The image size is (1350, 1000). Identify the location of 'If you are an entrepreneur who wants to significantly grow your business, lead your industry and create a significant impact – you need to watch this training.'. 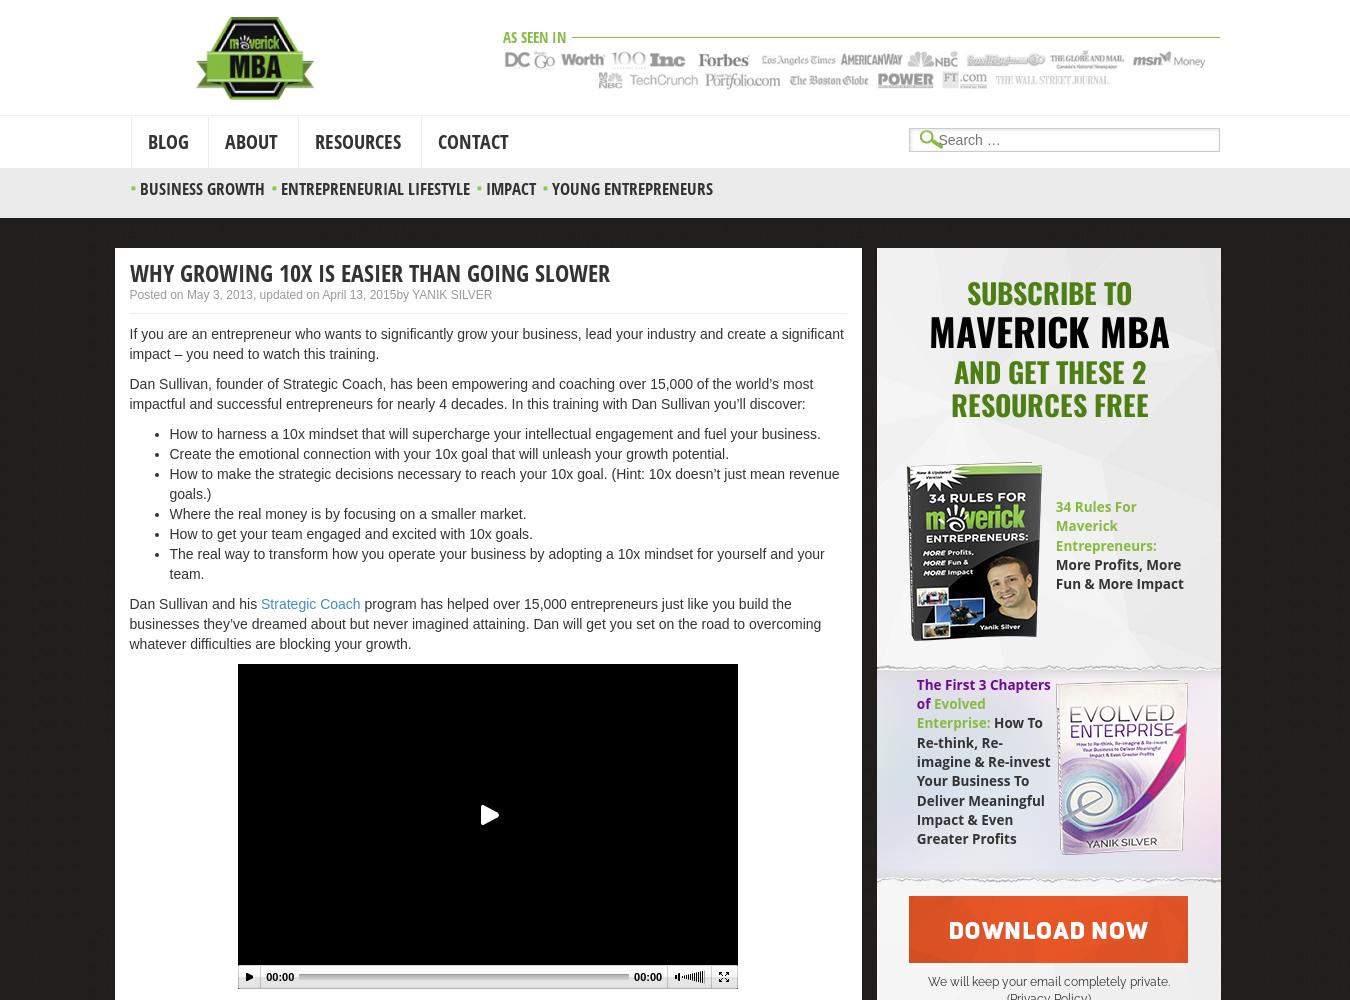
(485, 342).